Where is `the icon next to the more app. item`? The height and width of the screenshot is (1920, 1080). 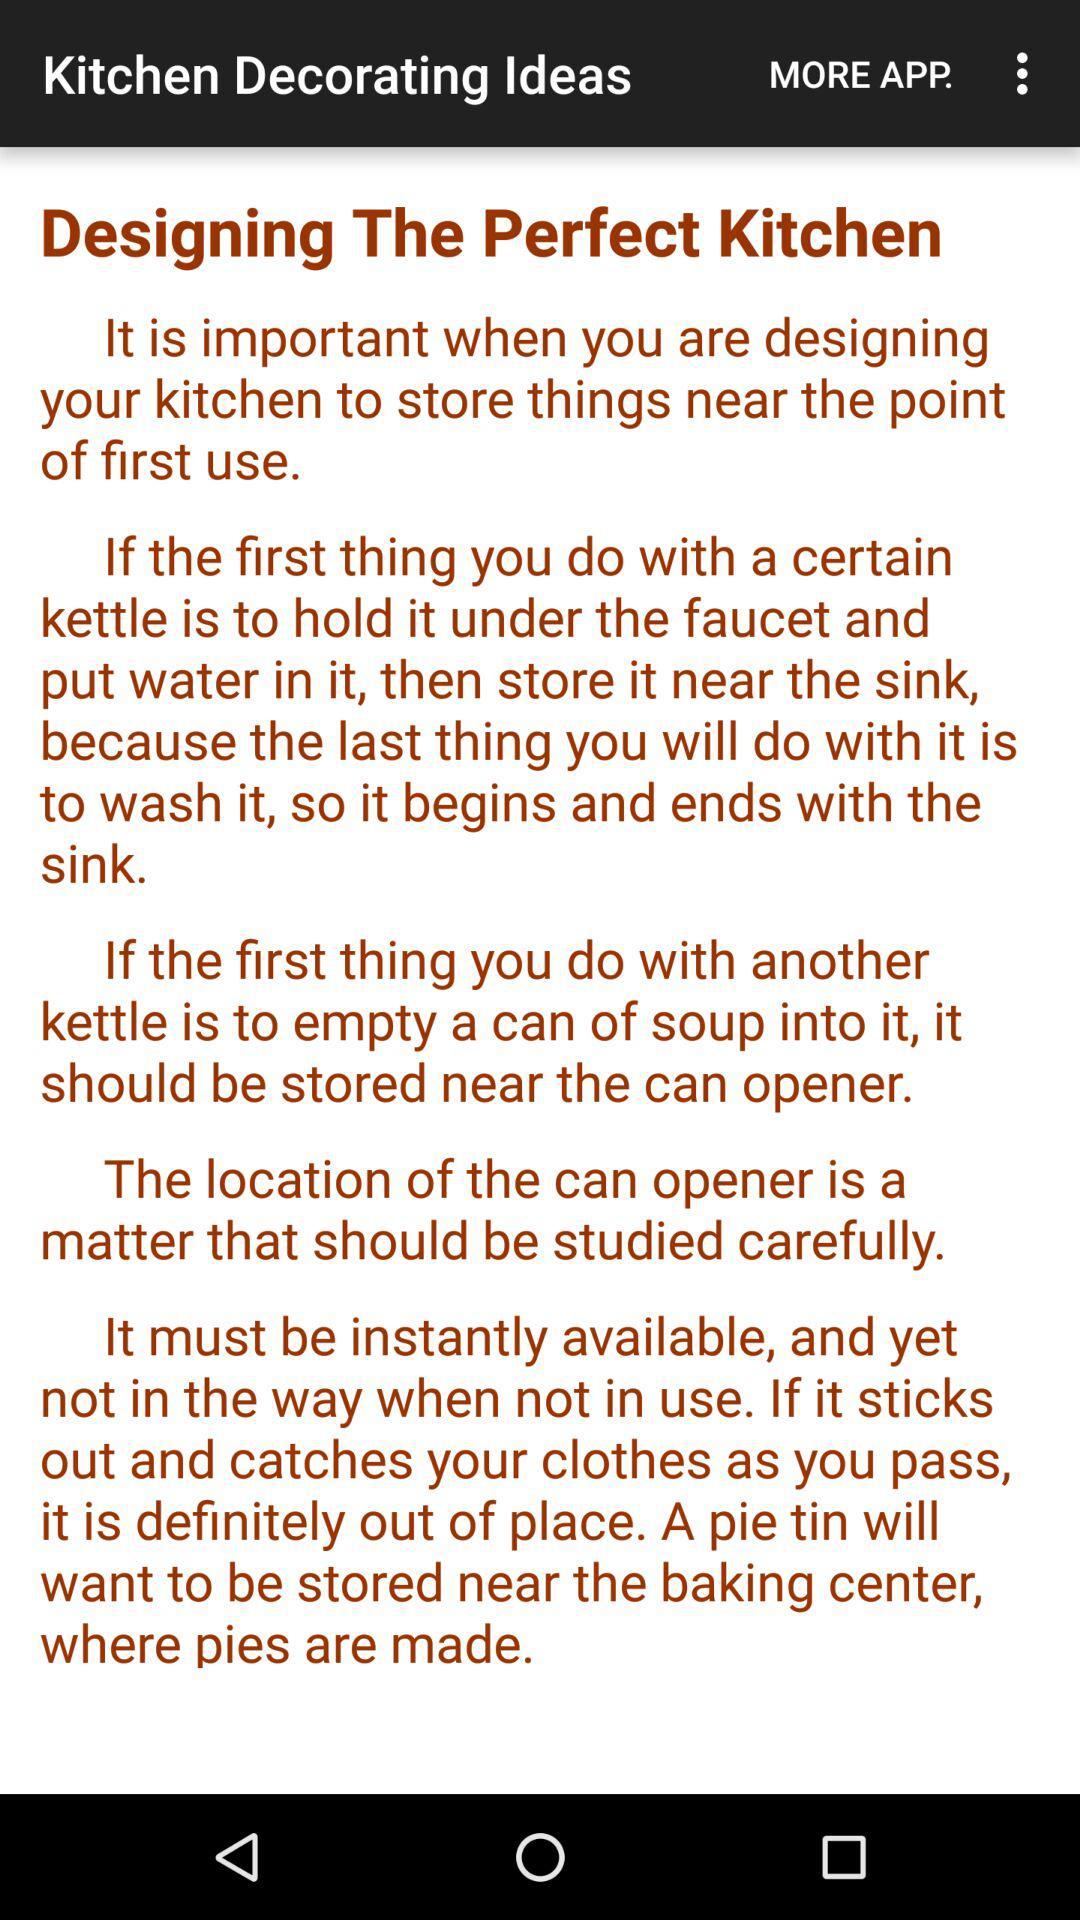
the icon next to the more app. item is located at coordinates (1027, 73).